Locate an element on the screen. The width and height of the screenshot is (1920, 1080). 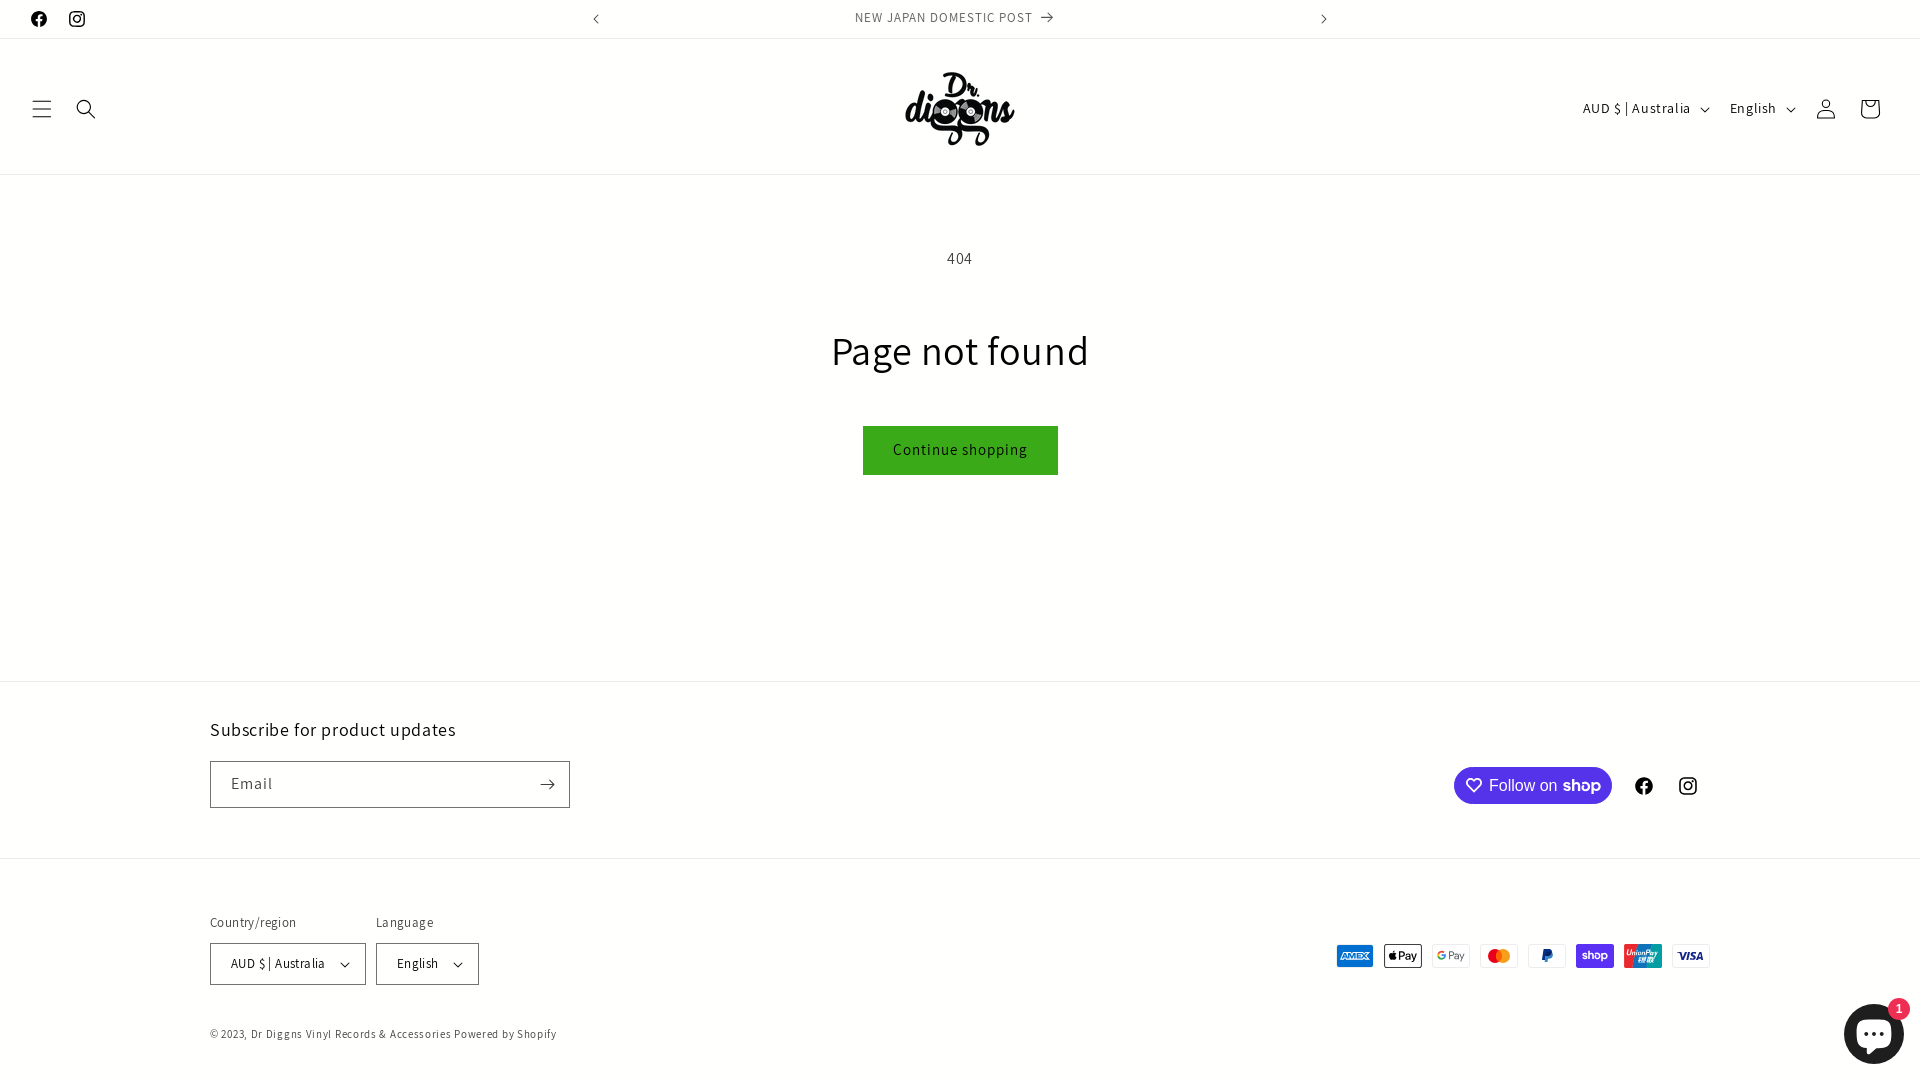
'Shopify online store chat' is located at coordinates (1838, 1029).